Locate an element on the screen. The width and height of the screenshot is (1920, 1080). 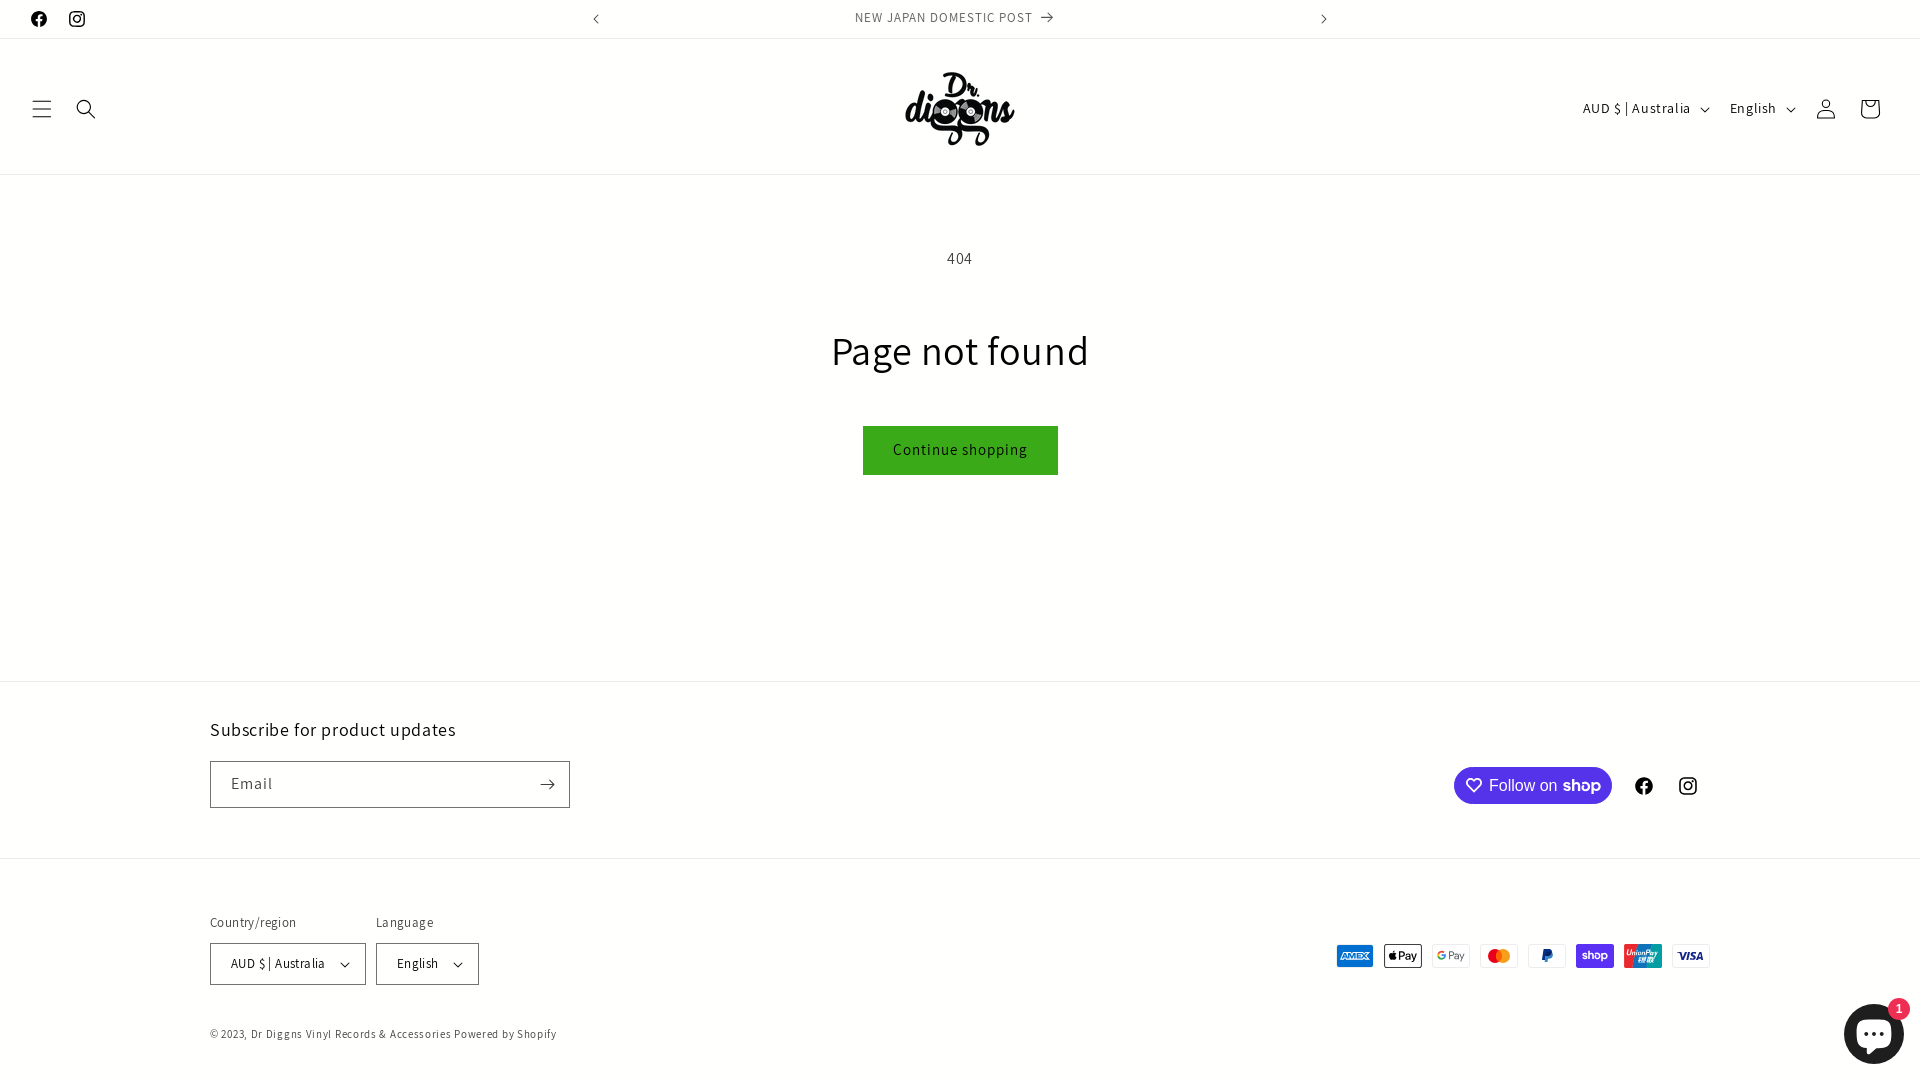
'Shopify online store chat' is located at coordinates (1838, 1029).